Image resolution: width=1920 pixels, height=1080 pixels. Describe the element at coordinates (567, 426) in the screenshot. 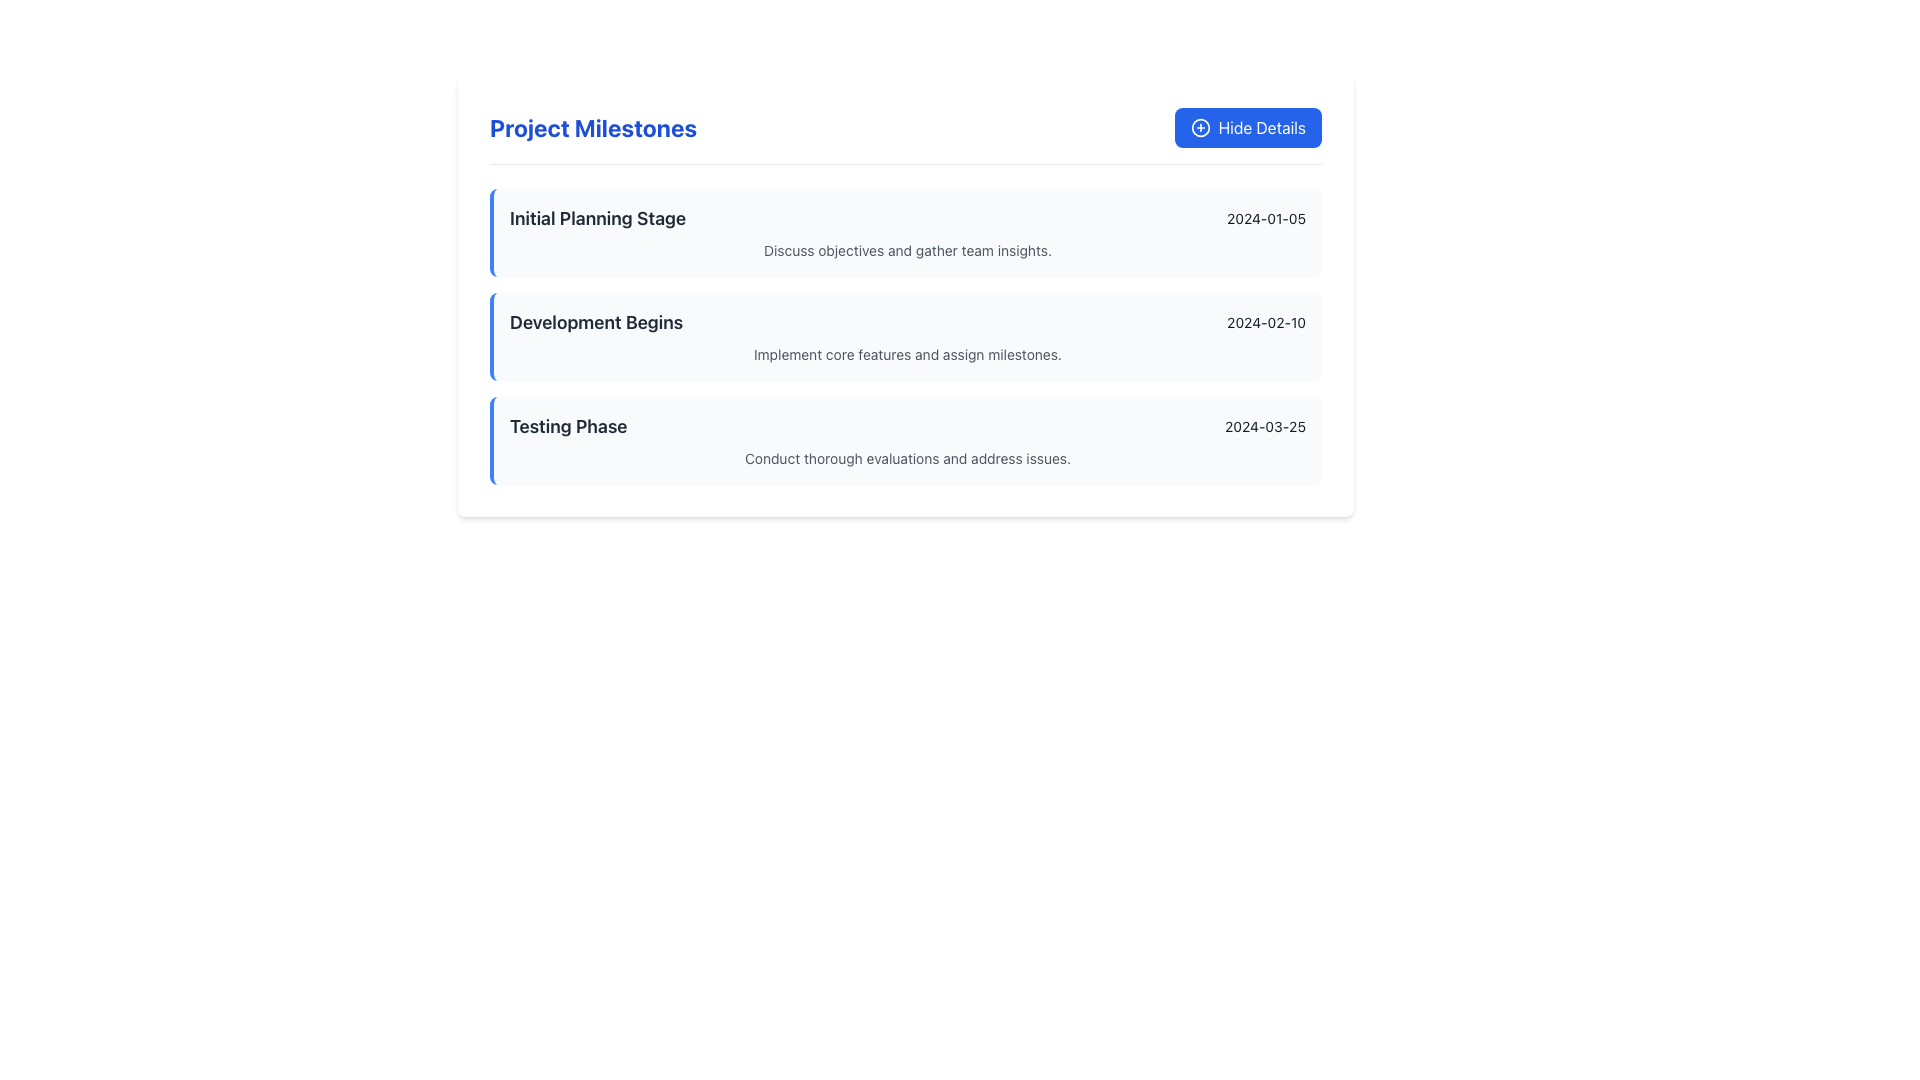

I see `the Text Label displaying 'Testing Phase', which is styled in bold and positioned prominently in the lower row of a three-row milestone list` at that location.